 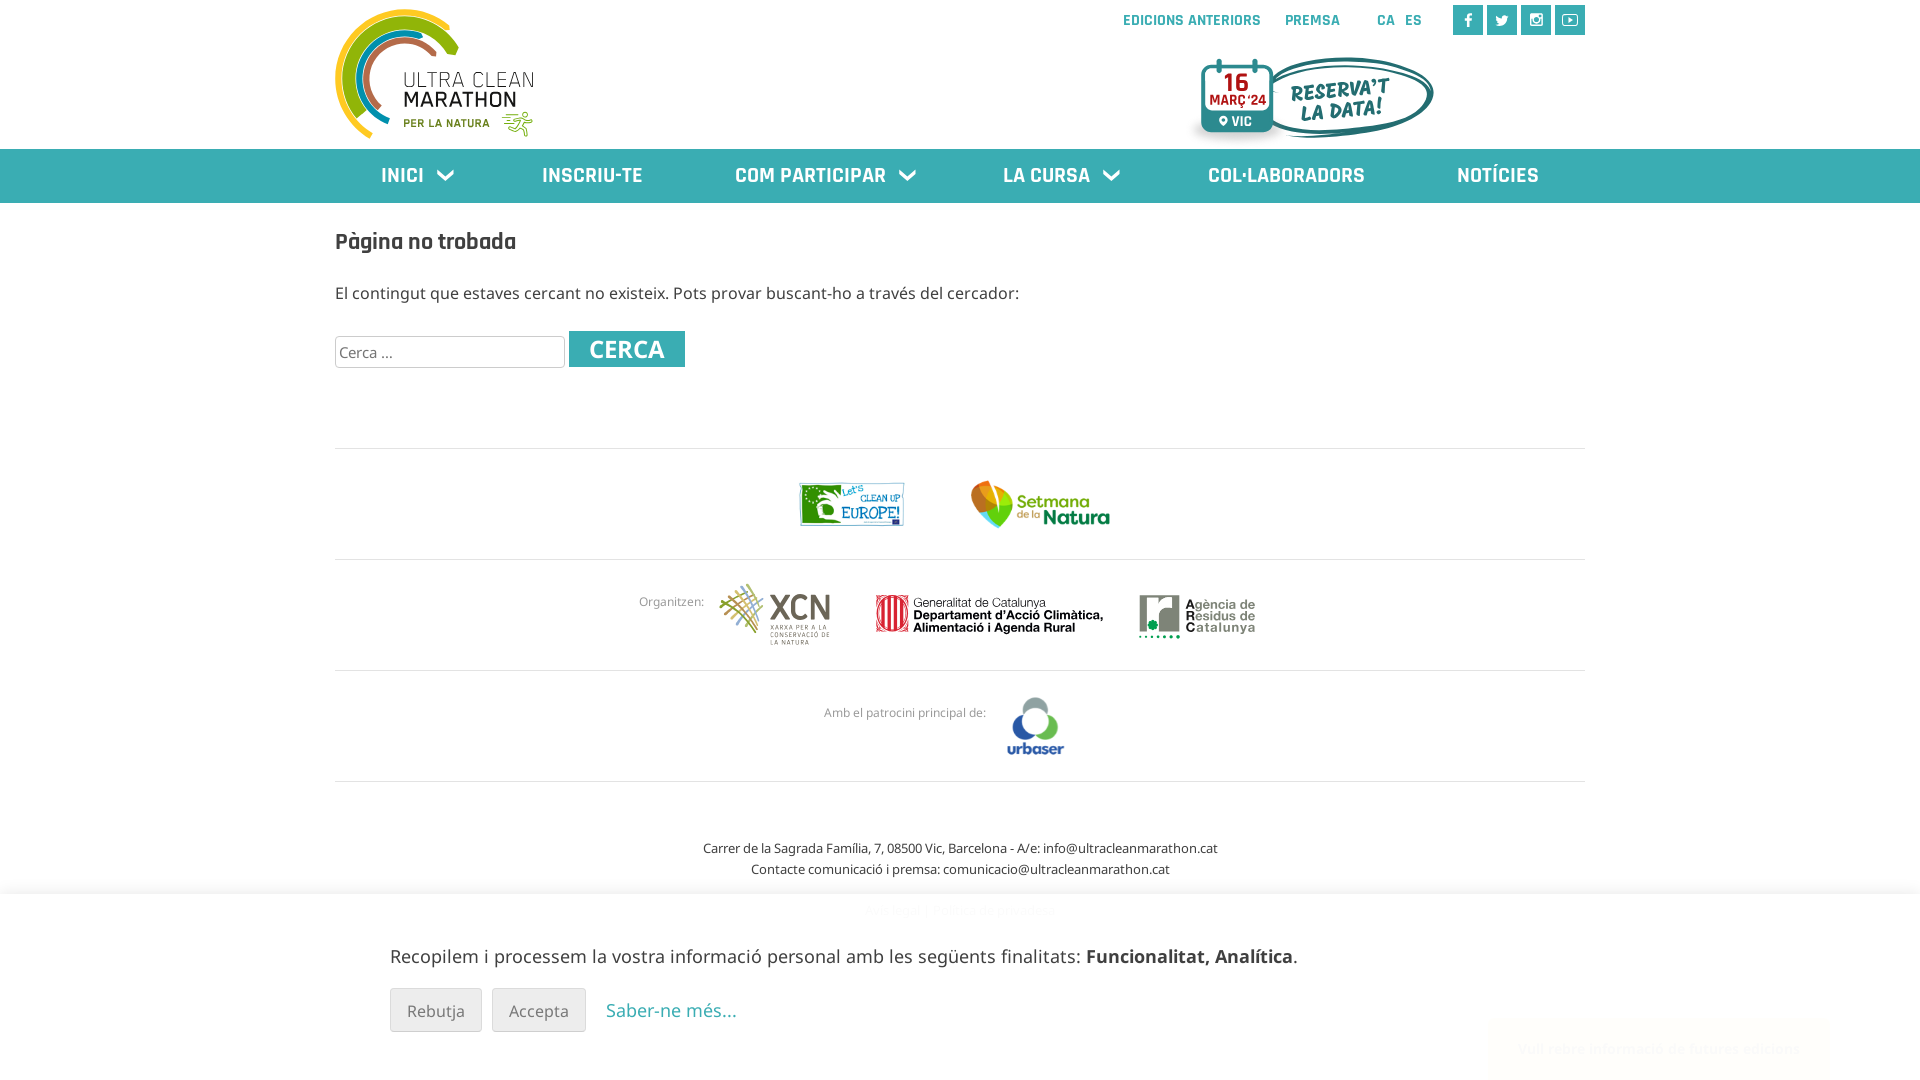 I want to click on 'Facebook', so click(x=1468, y=19).